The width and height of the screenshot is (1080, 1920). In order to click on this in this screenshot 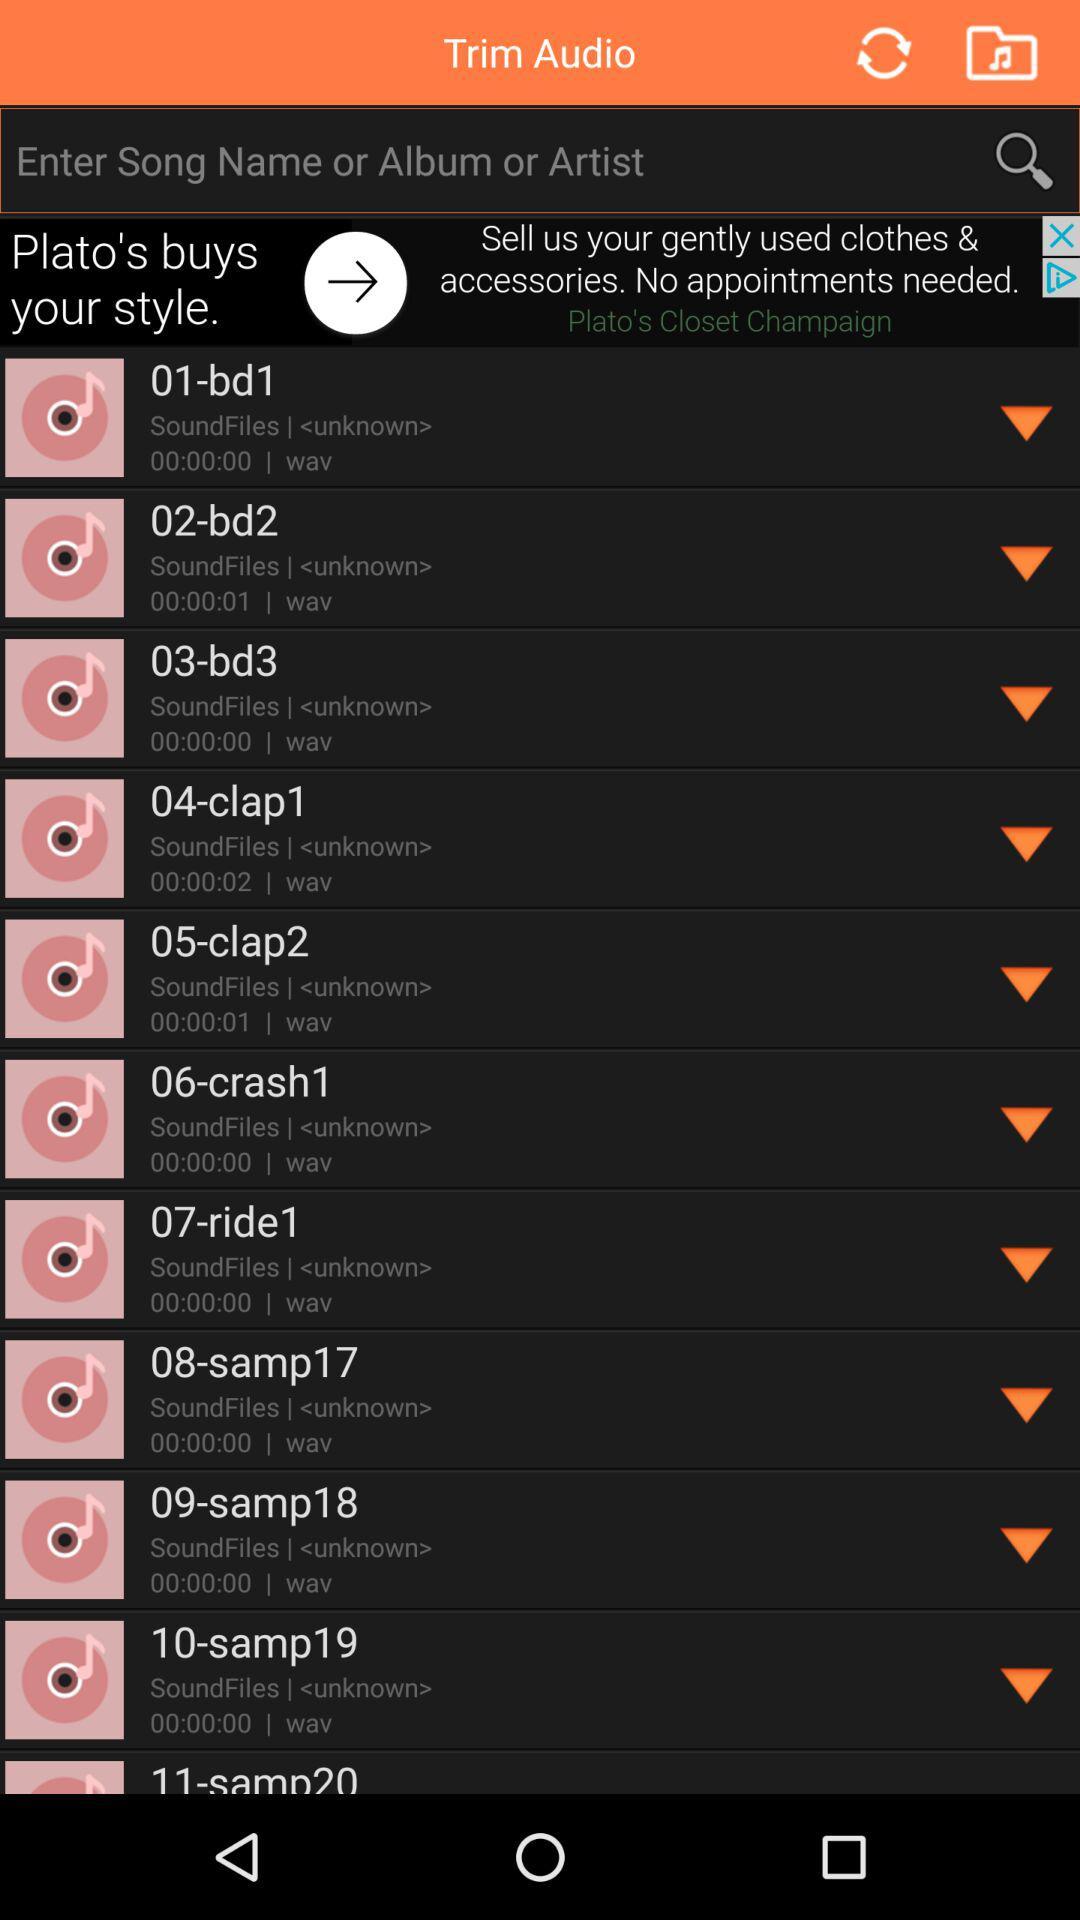, I will do `click(1027, 698)`.